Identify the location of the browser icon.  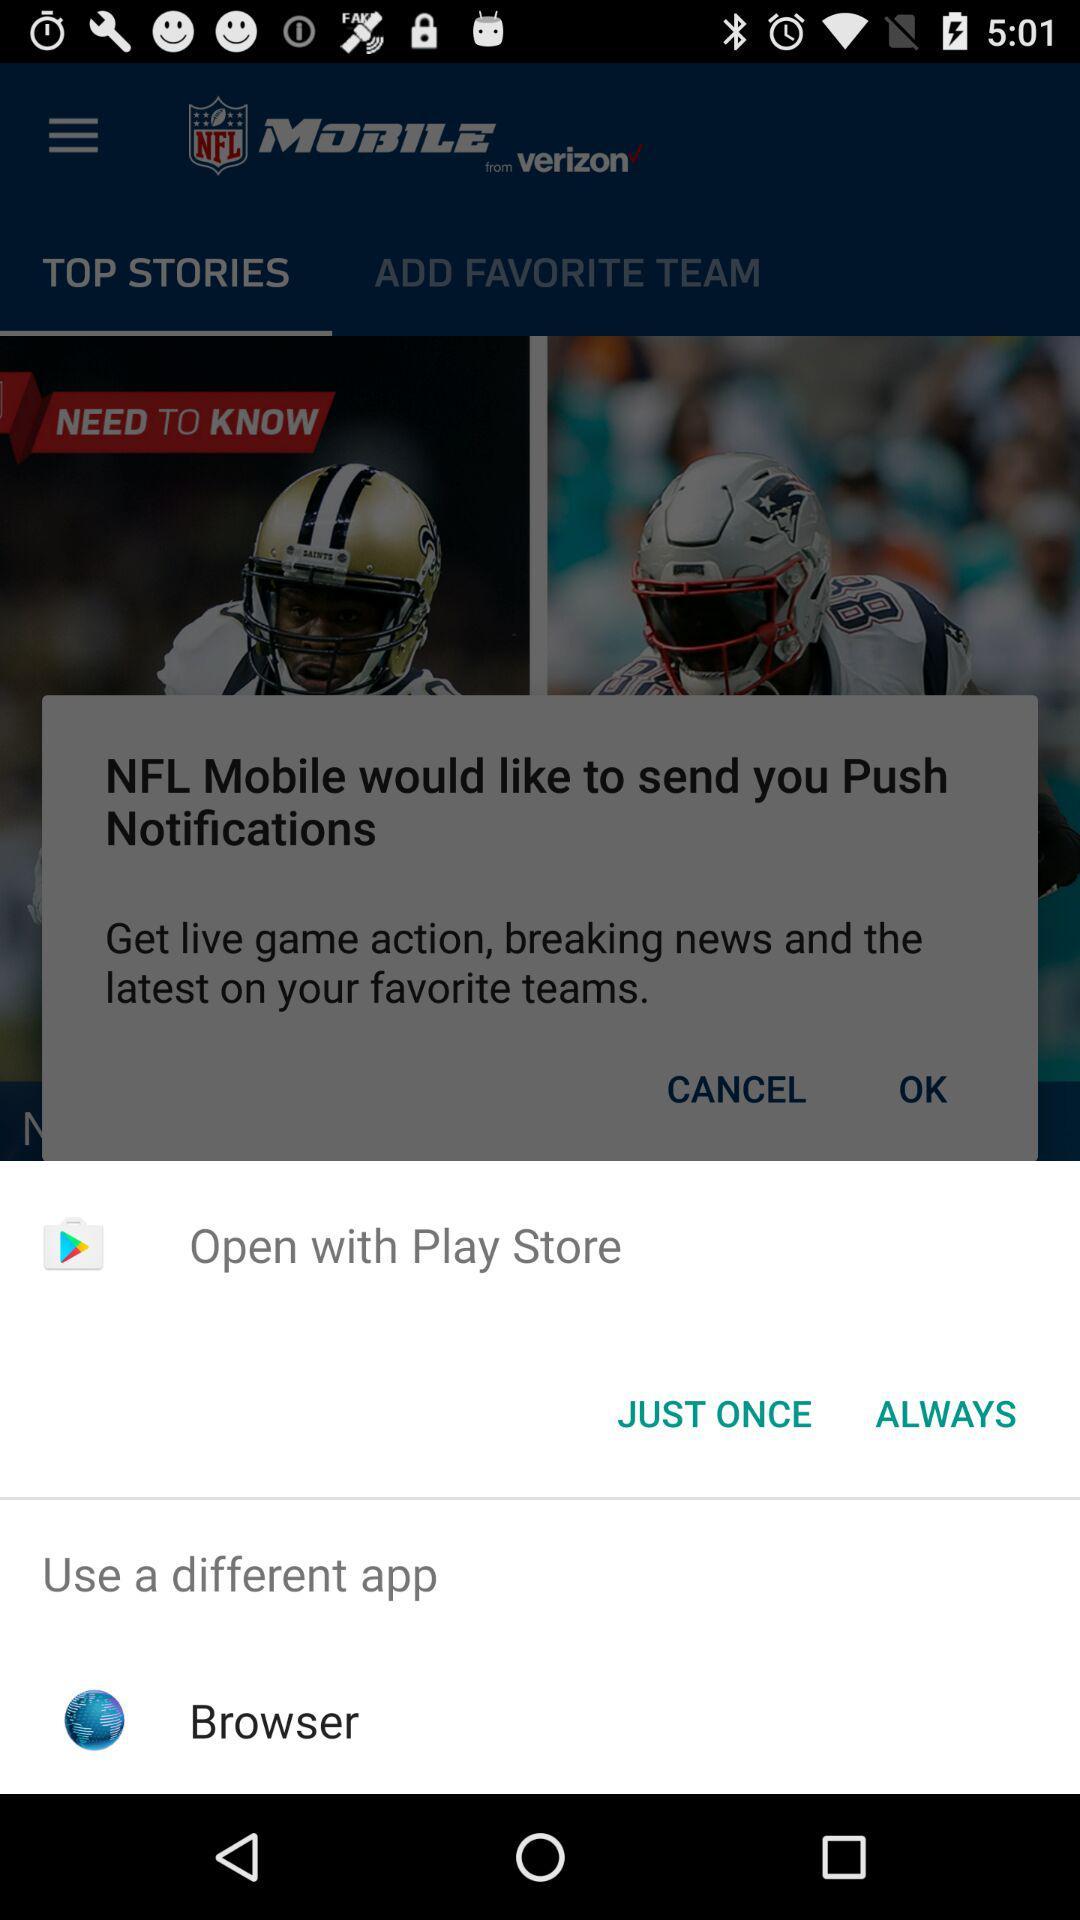
(274, 1719).